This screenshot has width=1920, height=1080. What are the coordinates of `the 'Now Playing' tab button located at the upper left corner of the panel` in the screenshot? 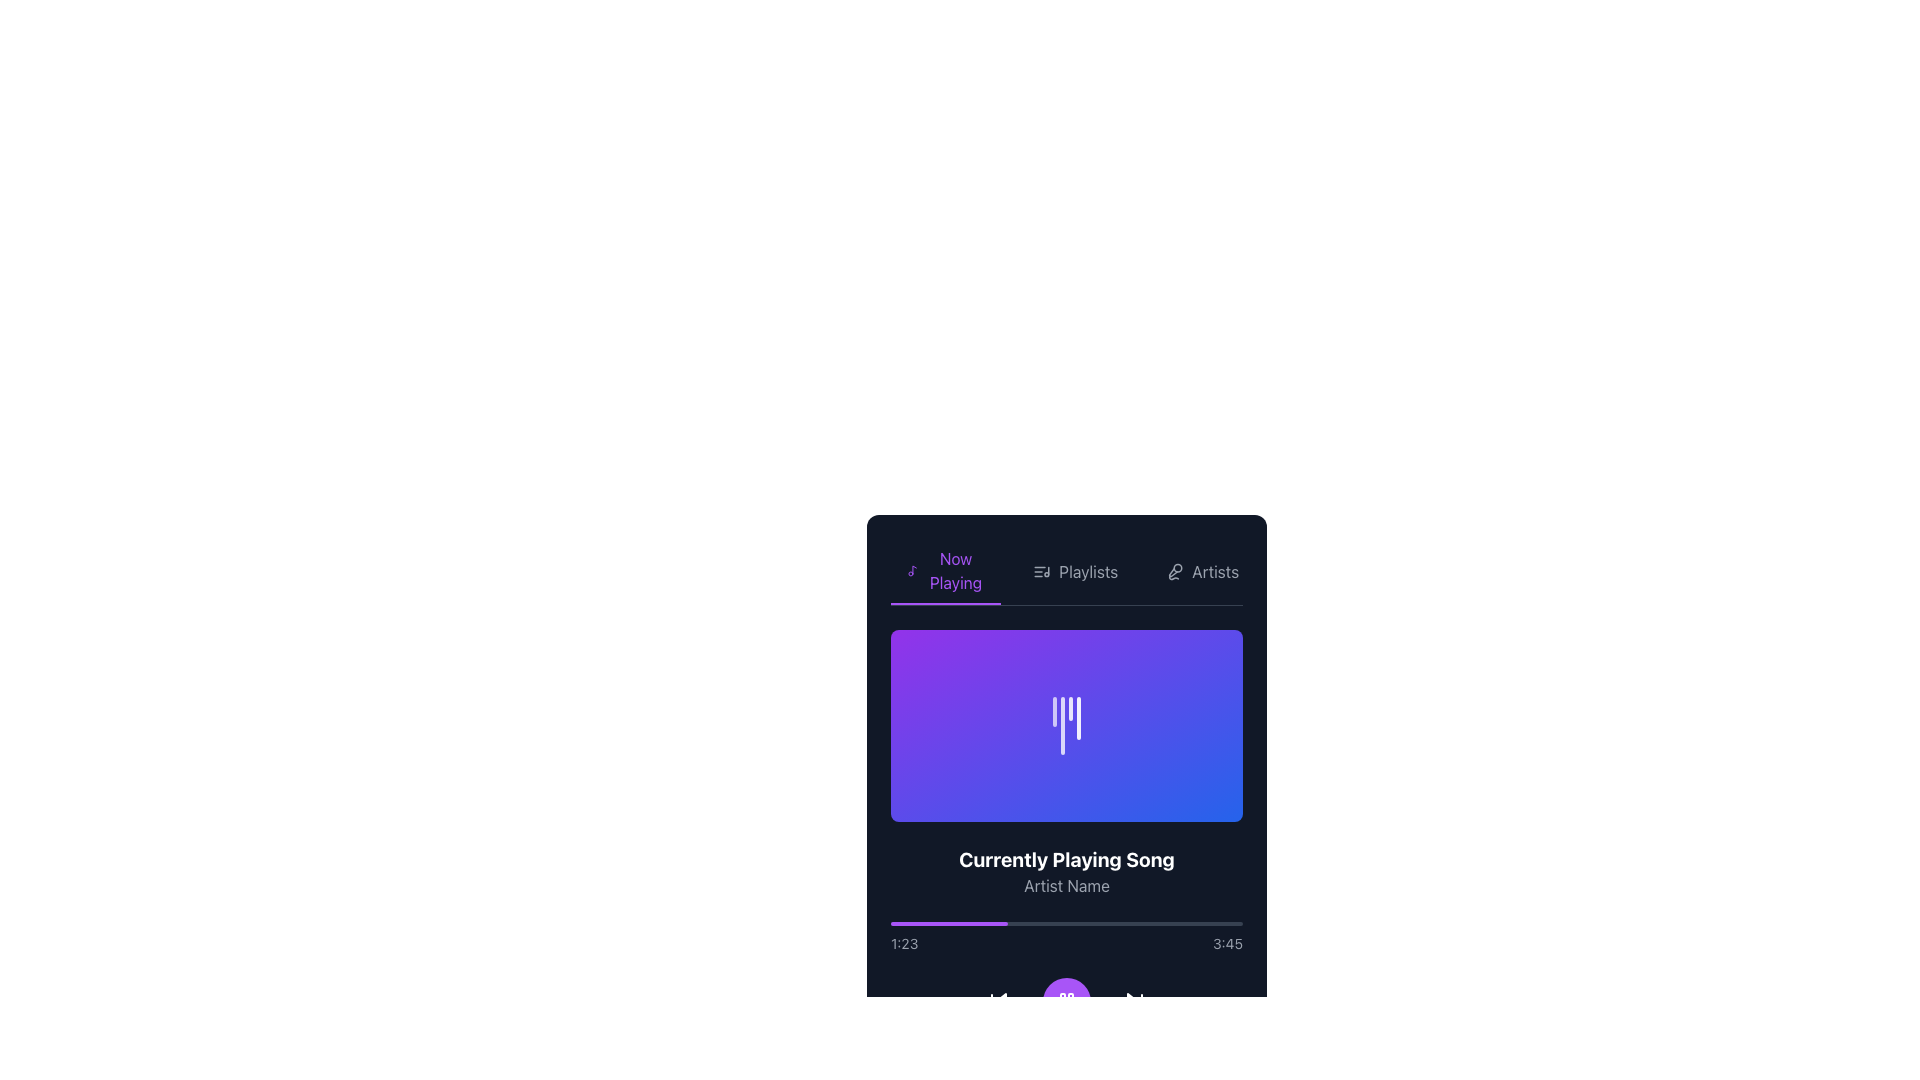 It's located at (945, 571).